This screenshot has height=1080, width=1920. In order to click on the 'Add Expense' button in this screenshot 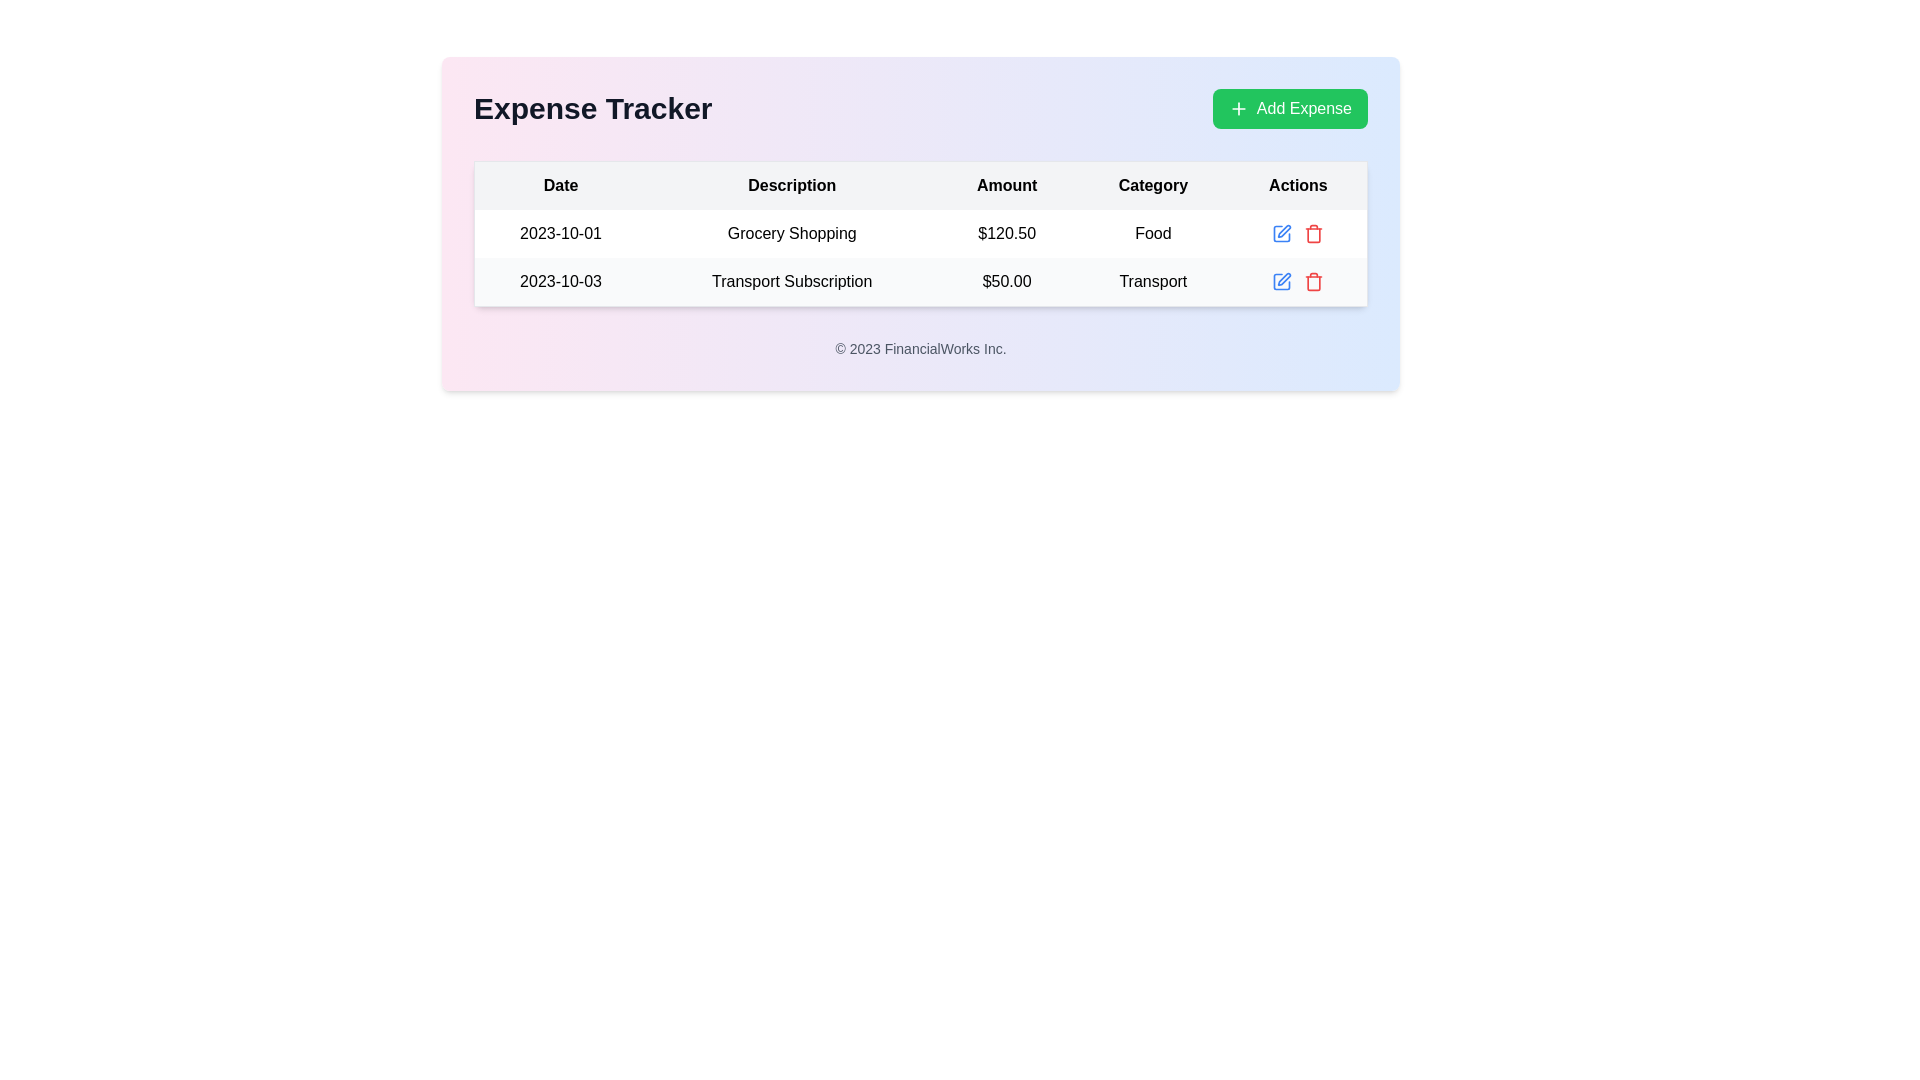, I will do `click(1290, 108)`.